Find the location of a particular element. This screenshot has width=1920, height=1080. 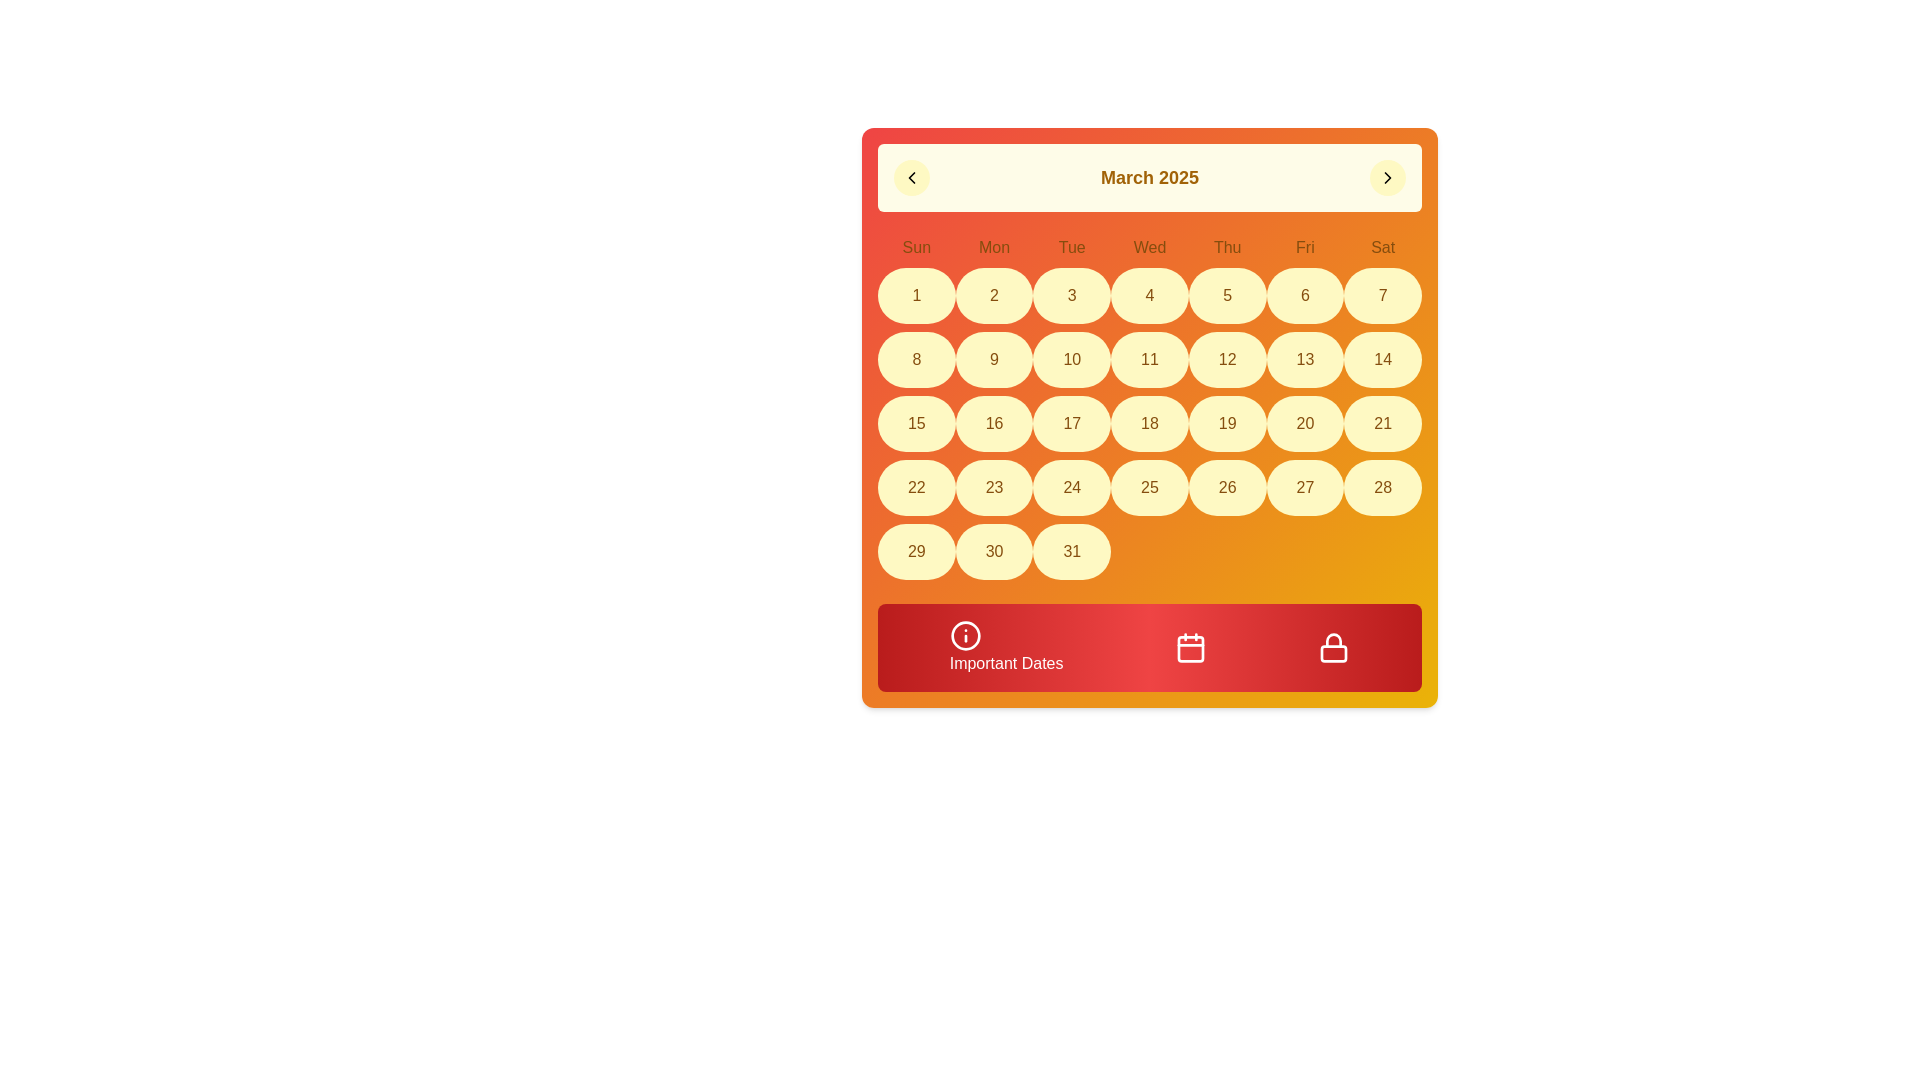

the button representing the 14th day of the month in the calendar interface is located at coordinates (1382, 358).